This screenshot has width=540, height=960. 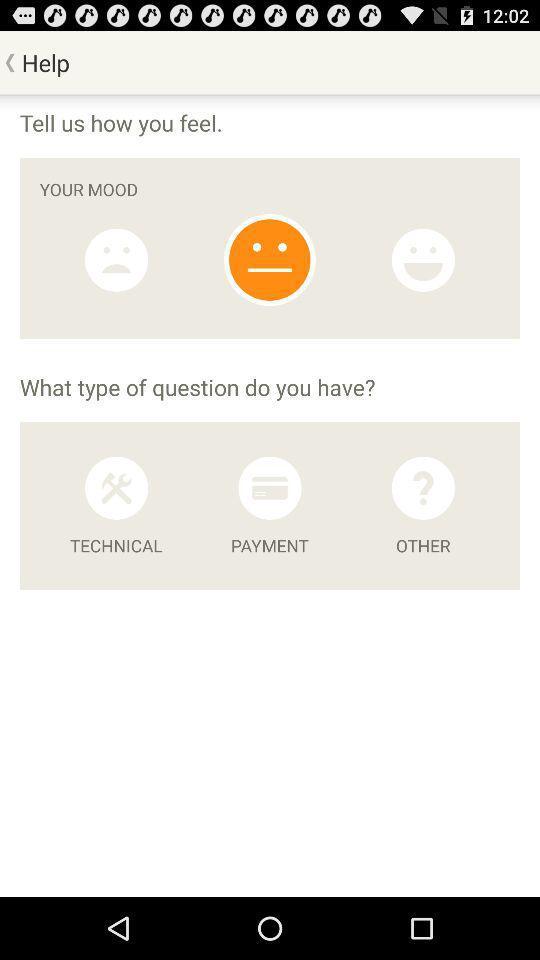 I want to click on technical difficulty, so click(x=116, y=487).